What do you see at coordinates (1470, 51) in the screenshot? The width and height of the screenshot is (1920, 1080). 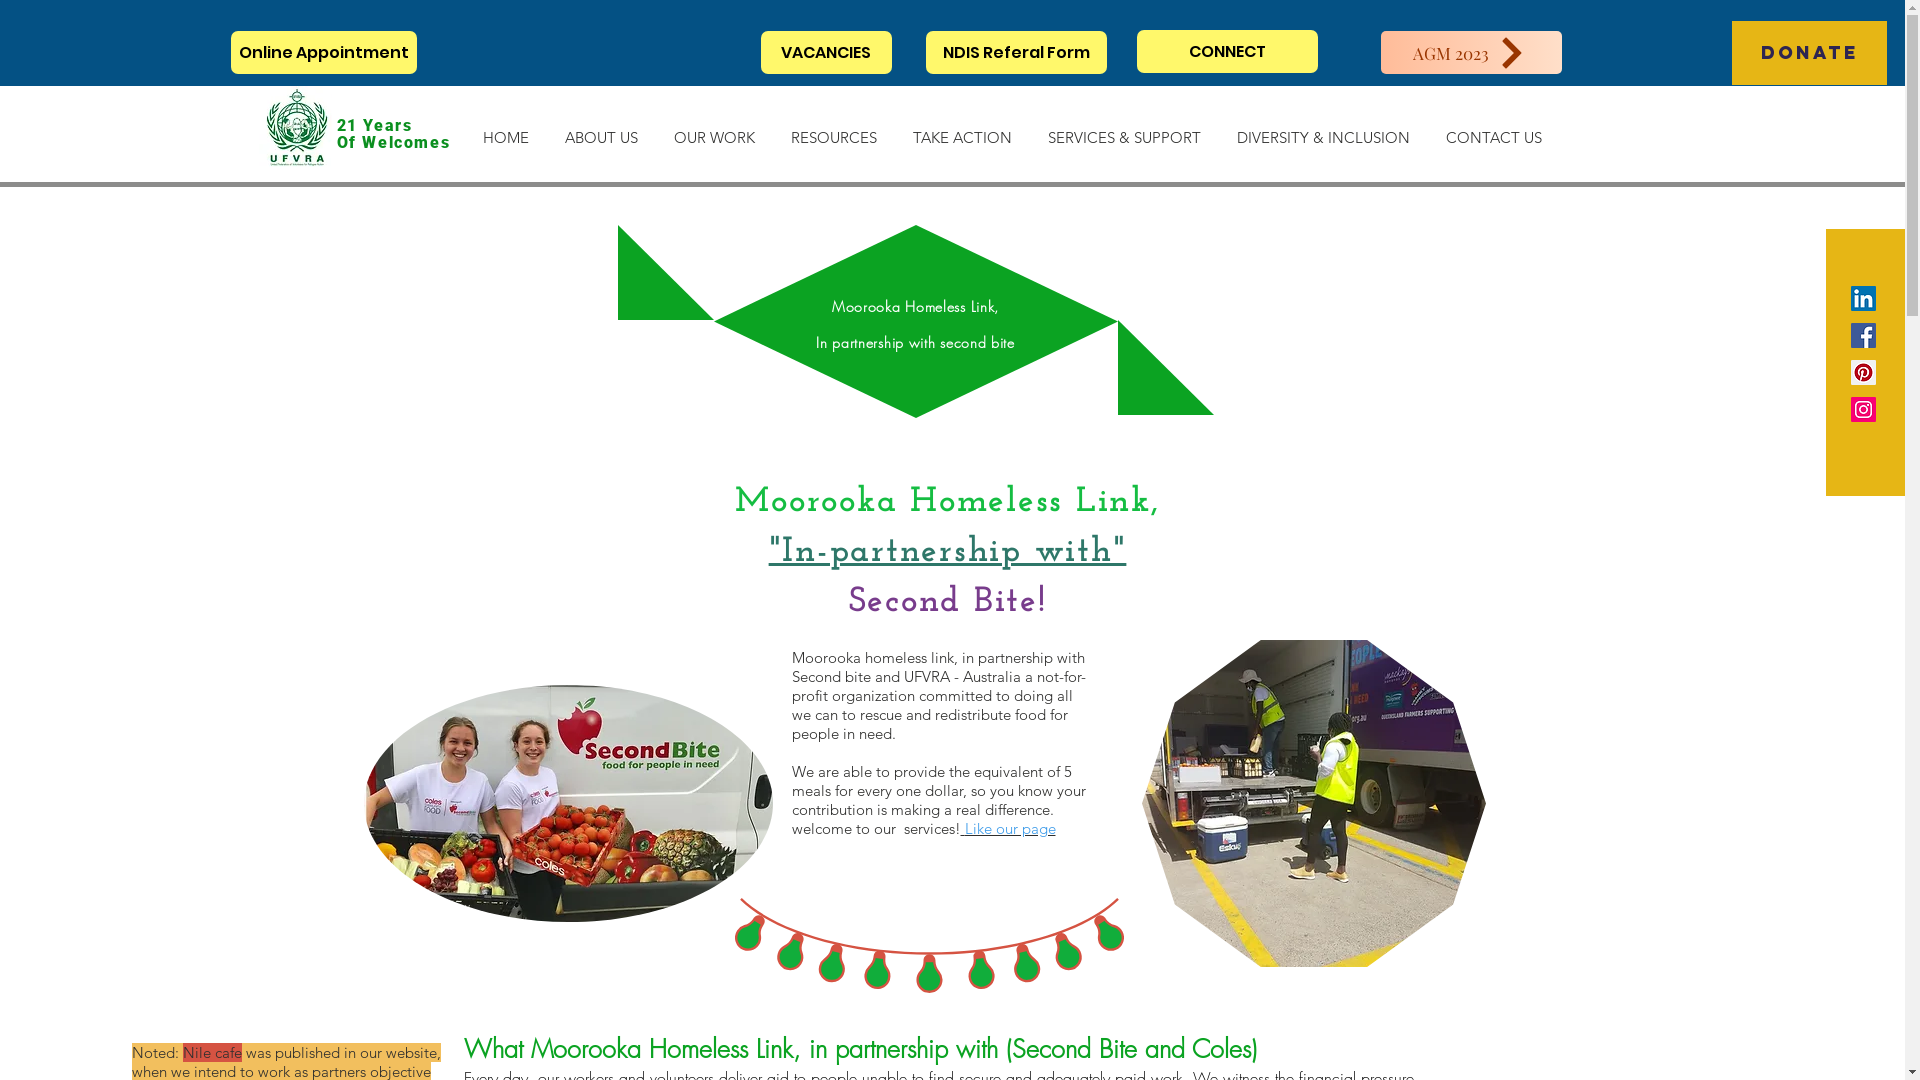 I see `'AGM 2023'` at bounding box center [1470, 51].